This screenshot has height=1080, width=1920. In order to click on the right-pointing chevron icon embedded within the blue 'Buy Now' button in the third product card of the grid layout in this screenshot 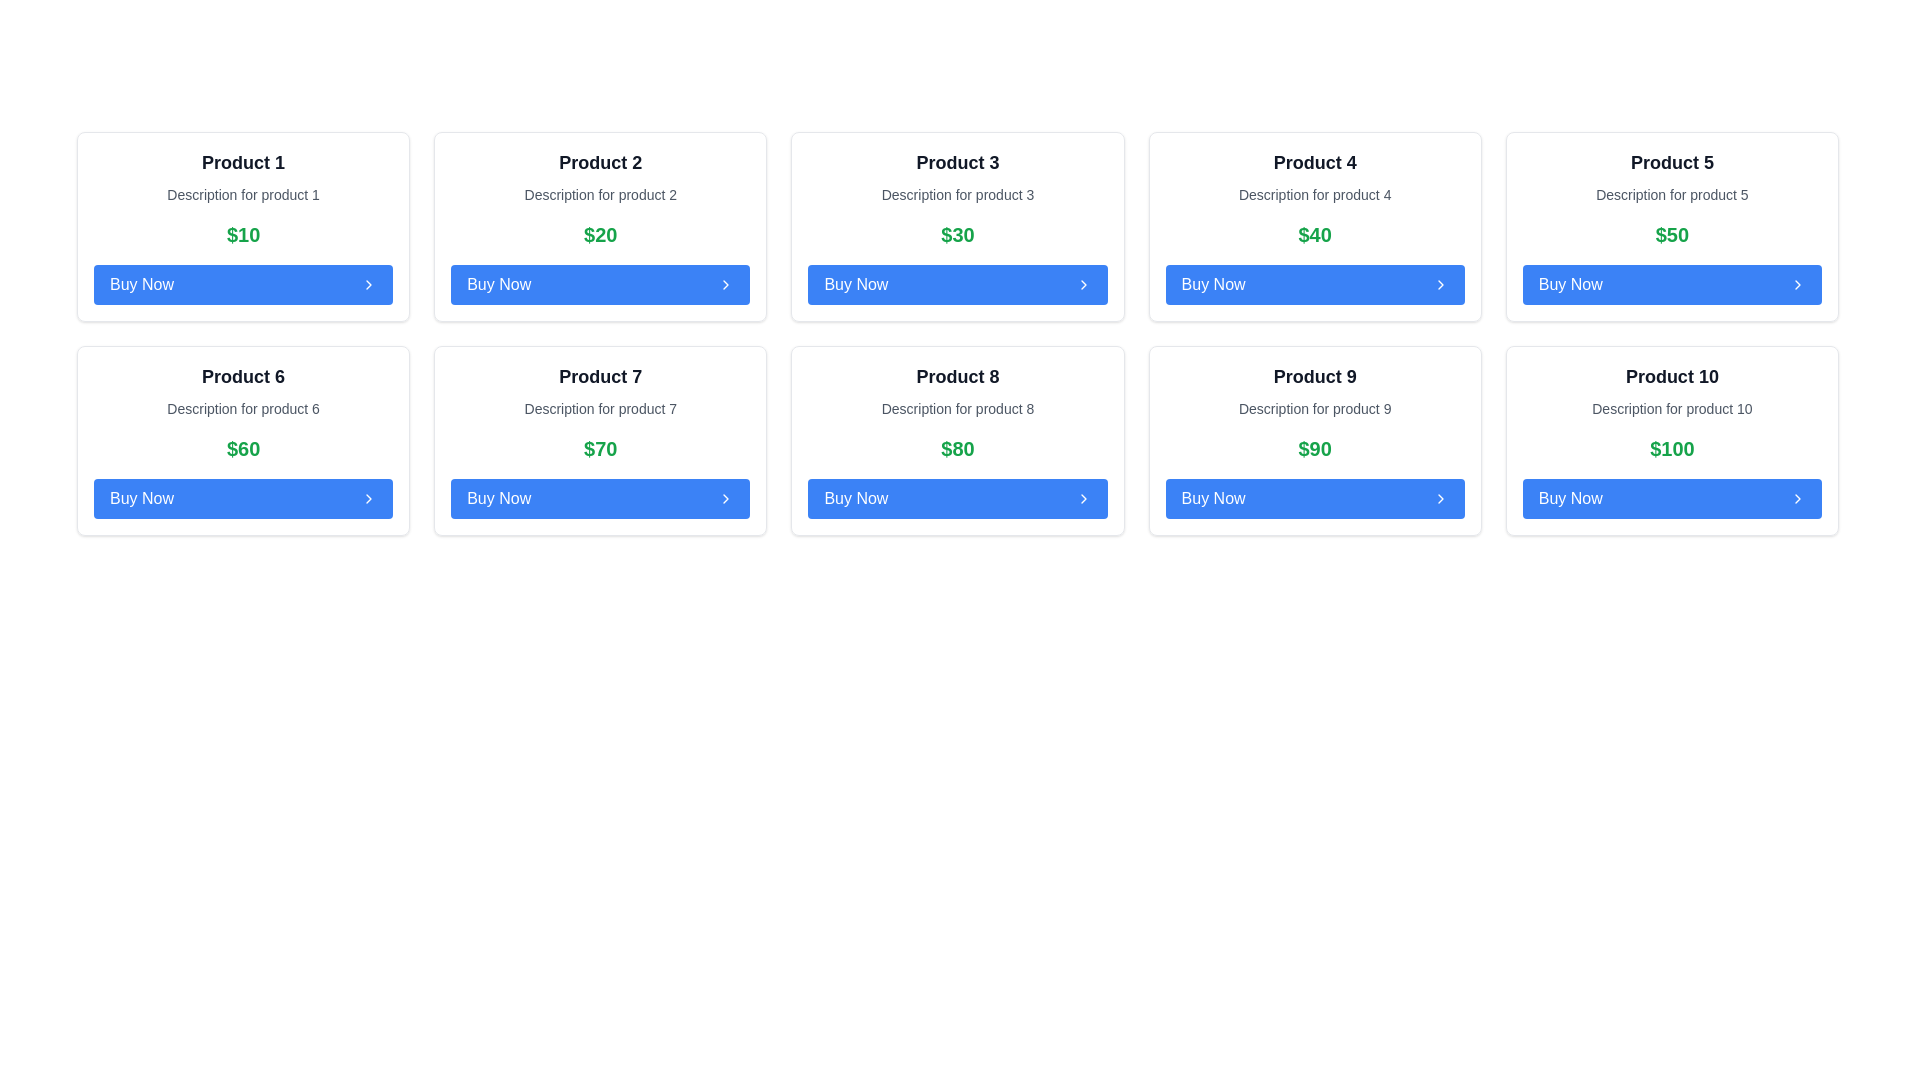, I will do `click(1082, 285)`.